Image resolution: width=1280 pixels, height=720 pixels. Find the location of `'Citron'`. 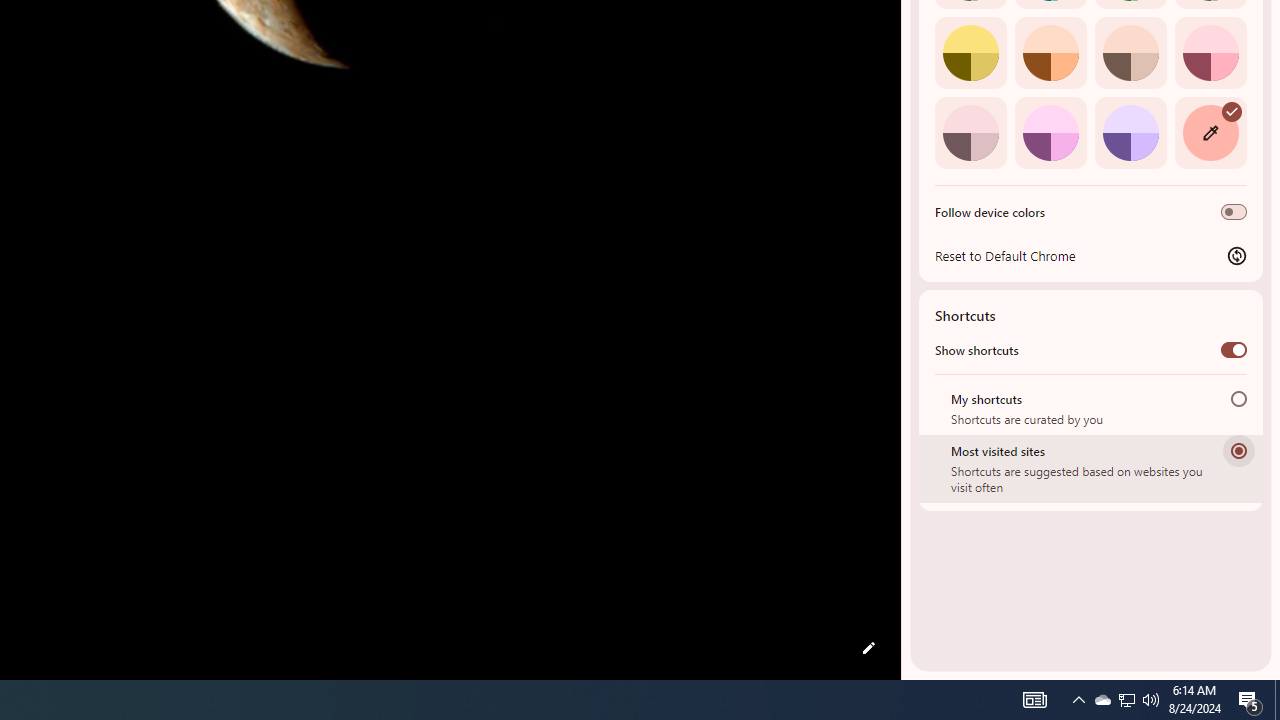

'Citron' is located at coordinates (970, 51).